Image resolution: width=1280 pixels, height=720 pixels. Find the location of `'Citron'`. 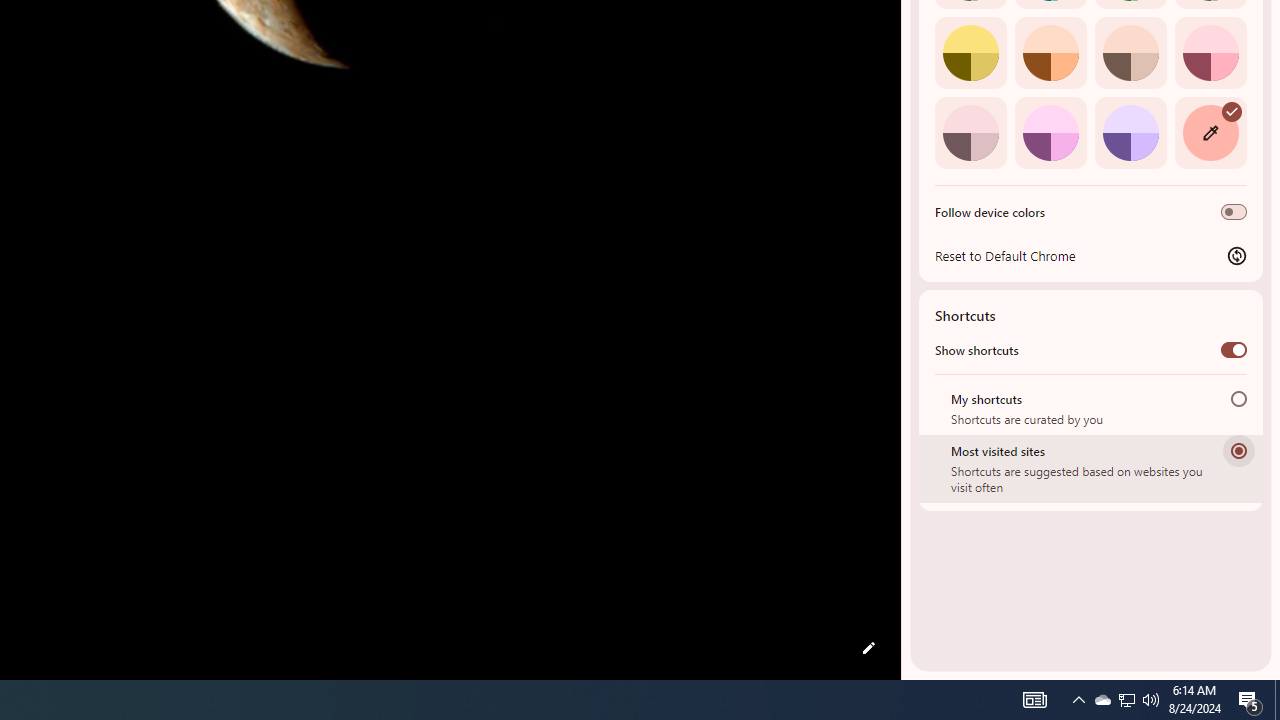

'Citron' is located at coordinates (970, 51).